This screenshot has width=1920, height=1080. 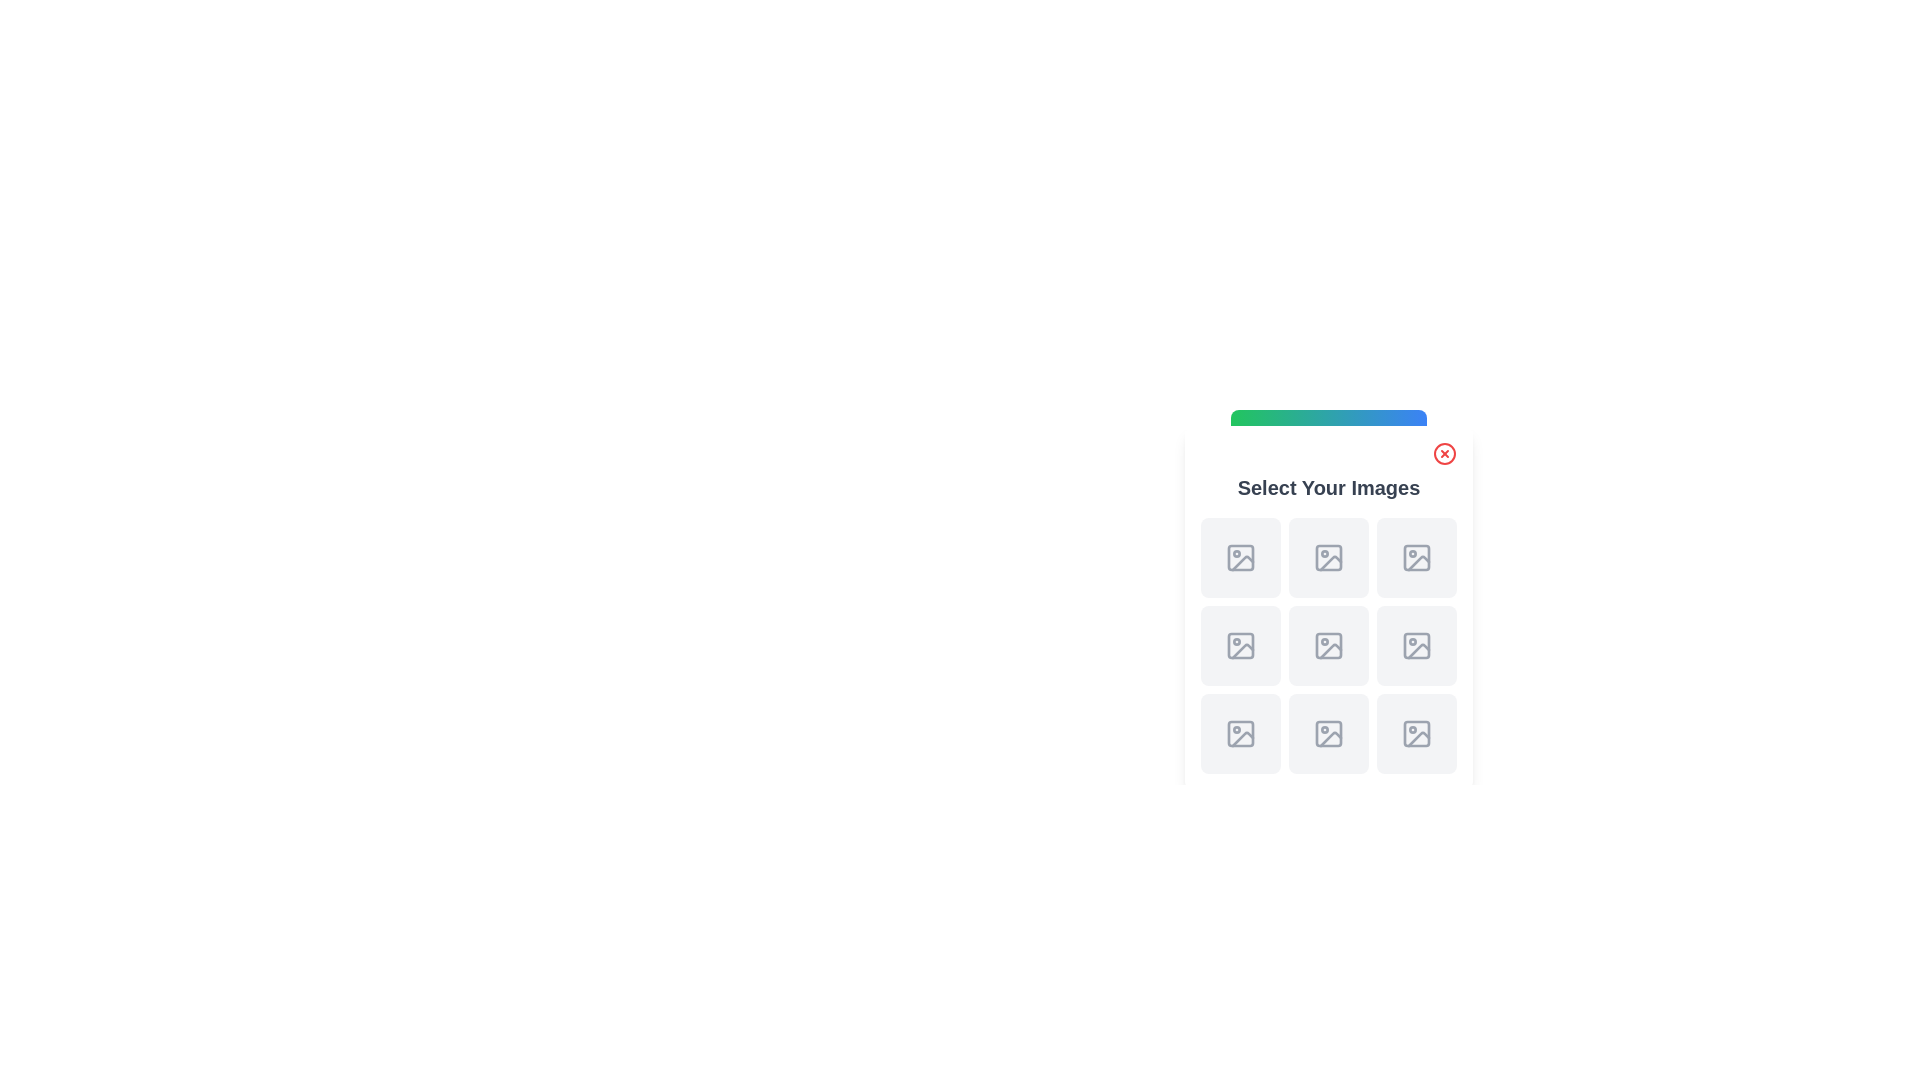 I want to click on the light gray picture icon located in the second row, third column of a 3x3 grid, so click(x=1415, y=558).